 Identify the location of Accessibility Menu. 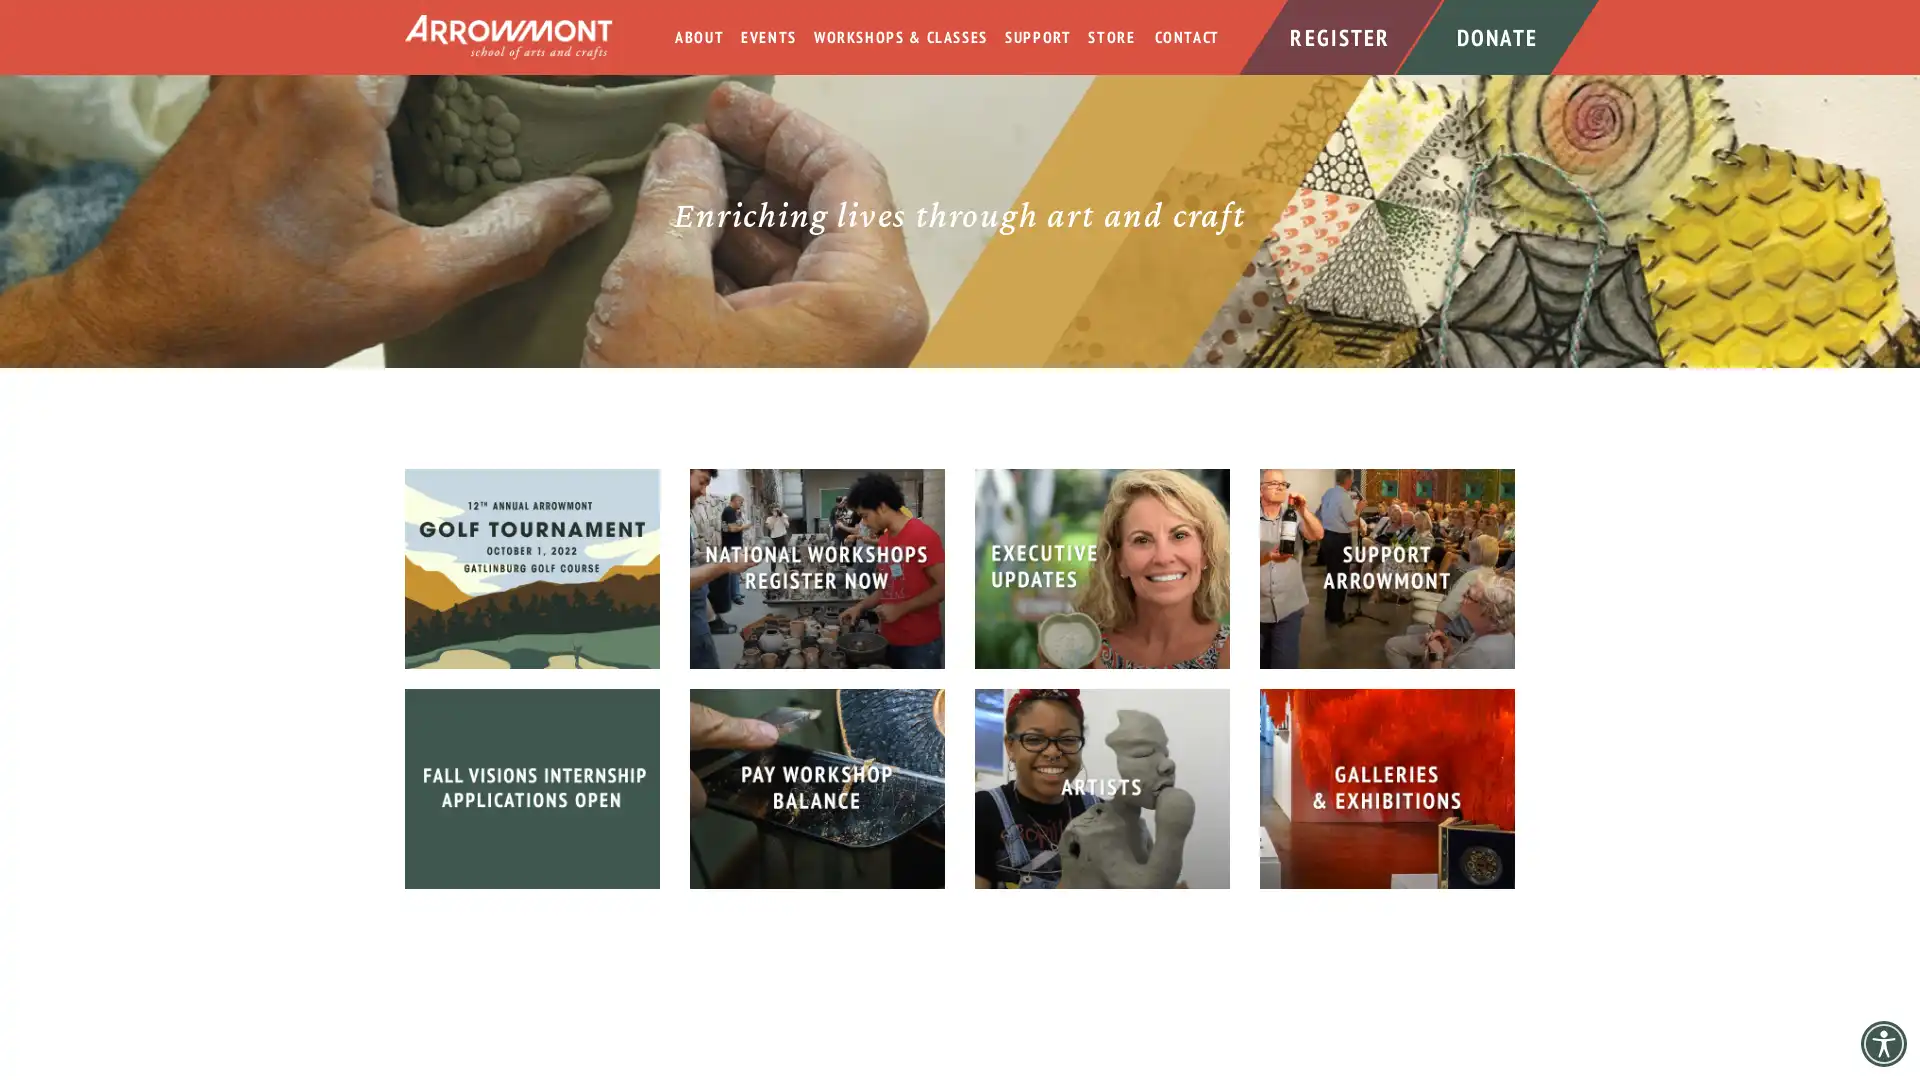
(1882, 1043).